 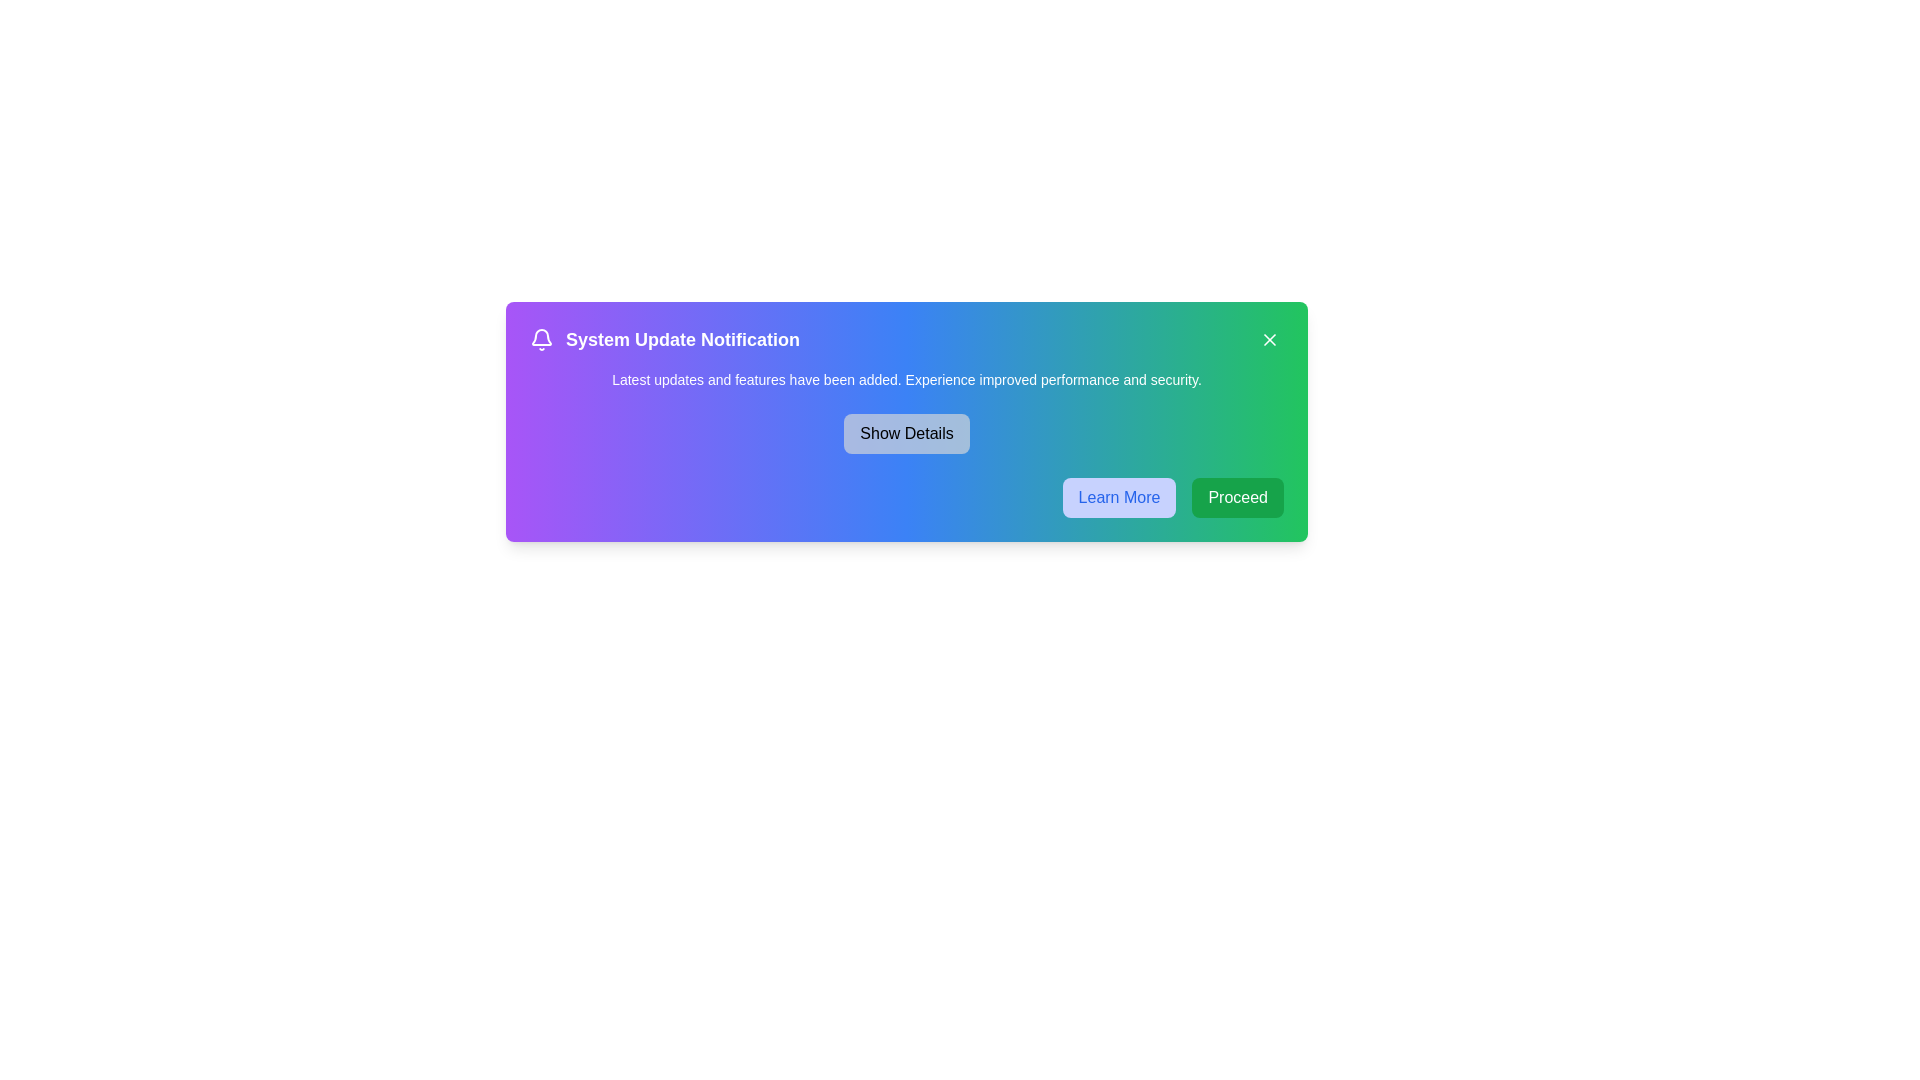 What do you see at coordinates (1269, 338) in the screenshot?
I see `the close button located at the top-right corner of the notification panel to observe the hover effect` at bounding box center [1269, 338].